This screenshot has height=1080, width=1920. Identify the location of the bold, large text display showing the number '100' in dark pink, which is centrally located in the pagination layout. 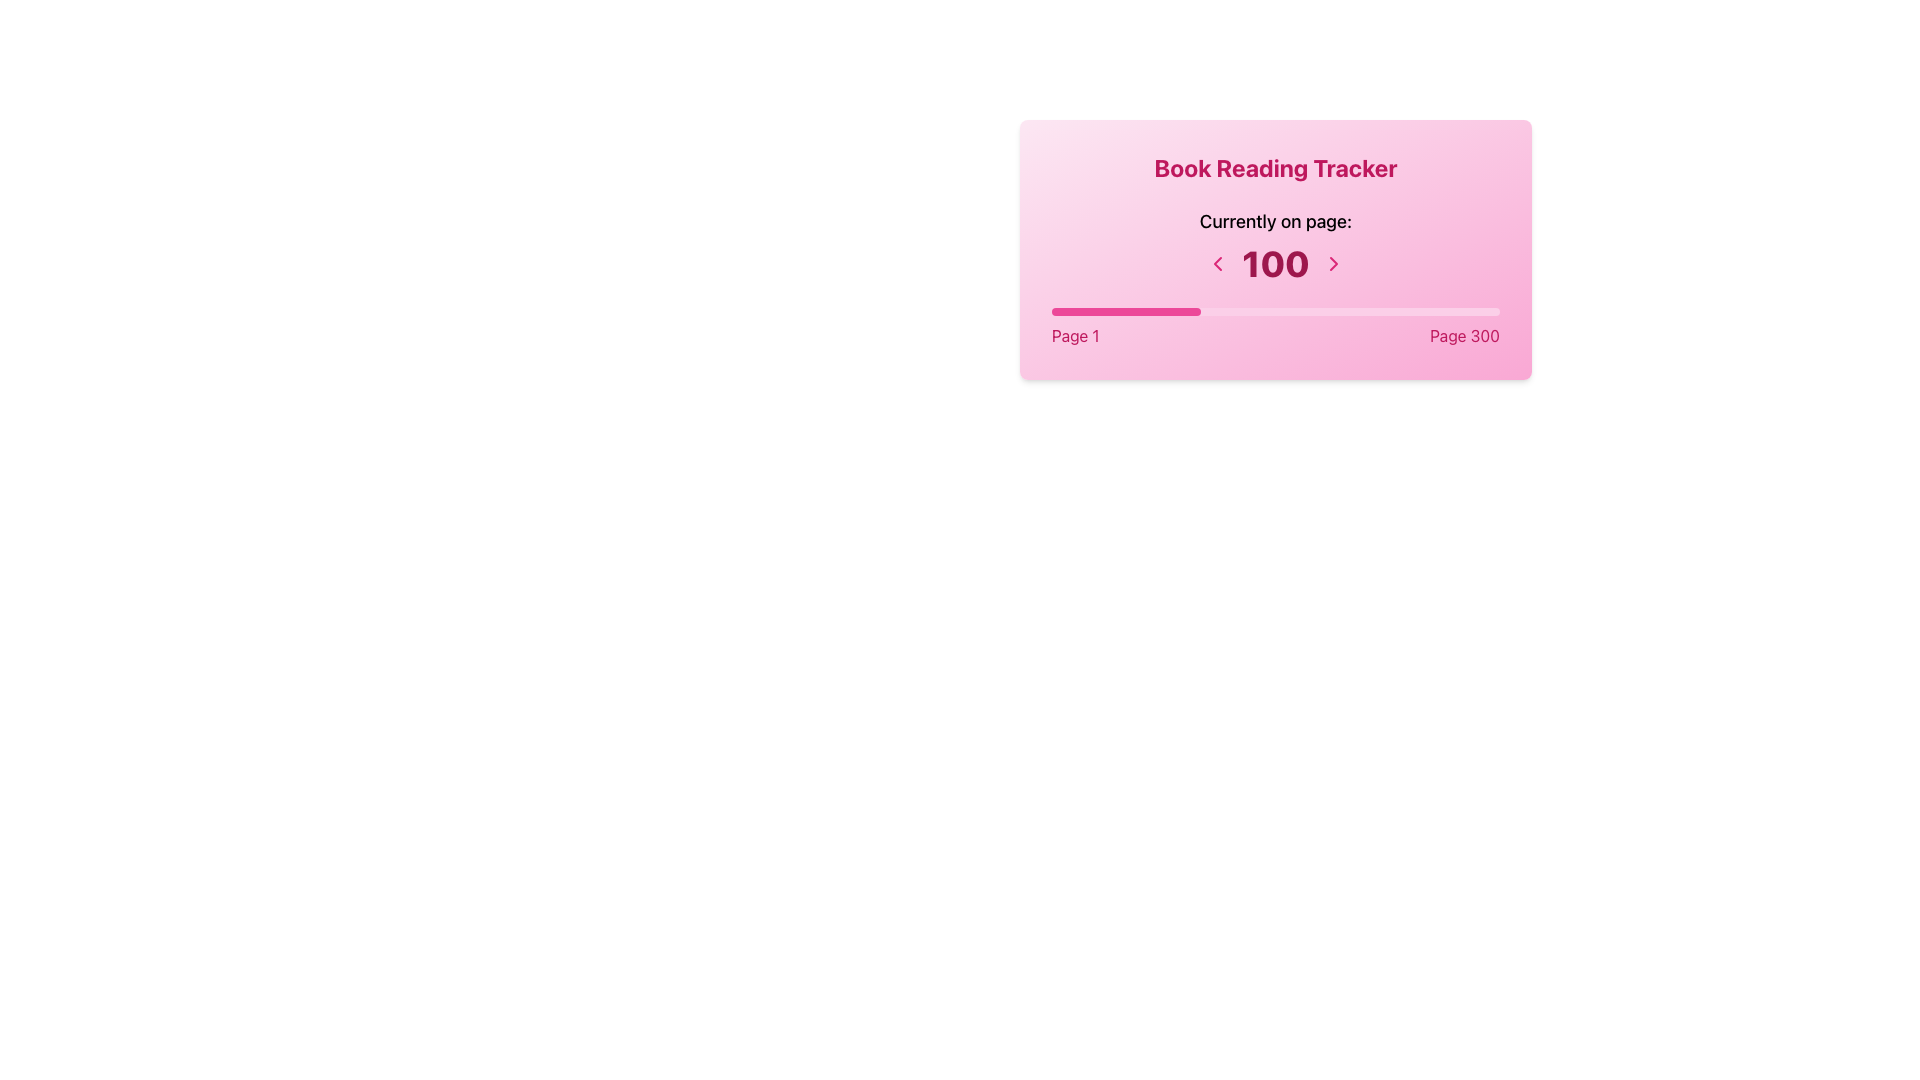
(1275, 262).